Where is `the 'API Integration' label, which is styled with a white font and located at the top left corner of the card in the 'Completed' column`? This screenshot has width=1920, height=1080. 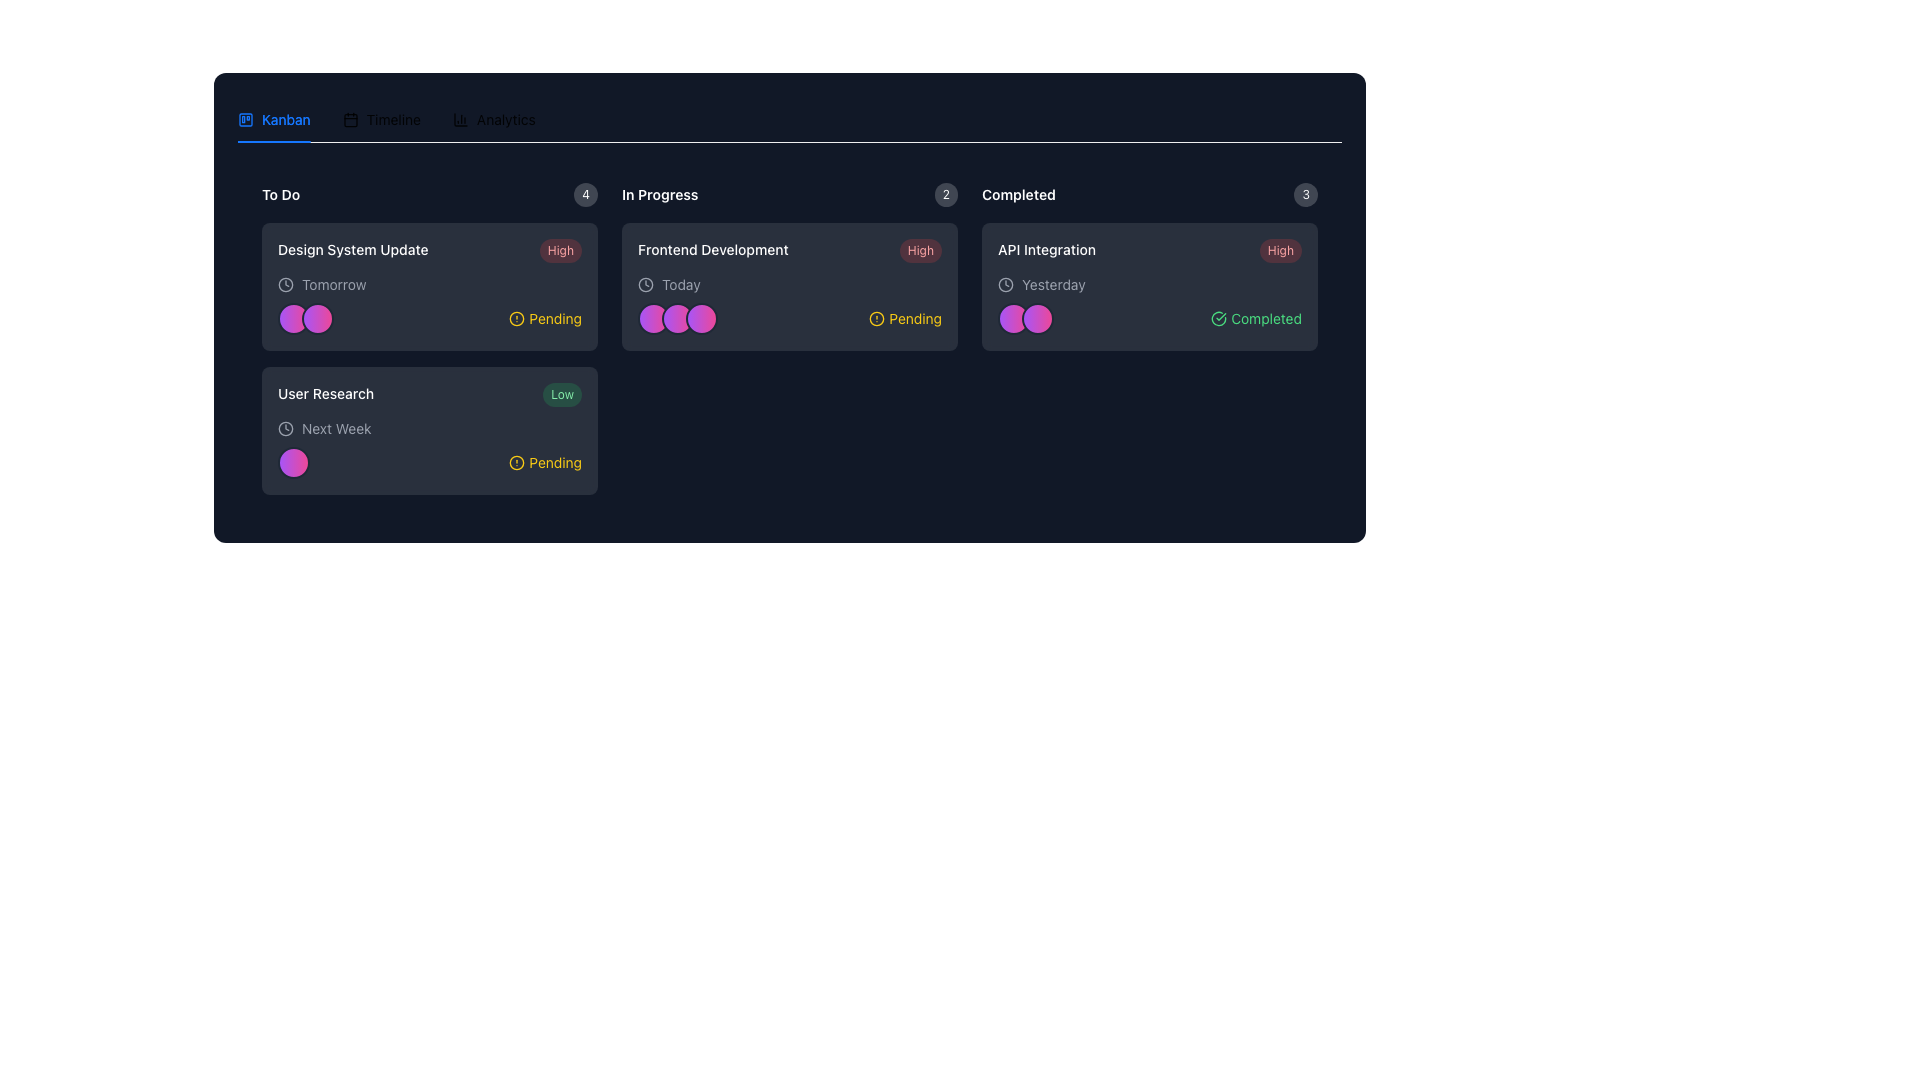 the 'API Integration' label, which is styled with a white font and located at the top left corner of the card in the 'Completed' column is located at coordinates (1045, 249).